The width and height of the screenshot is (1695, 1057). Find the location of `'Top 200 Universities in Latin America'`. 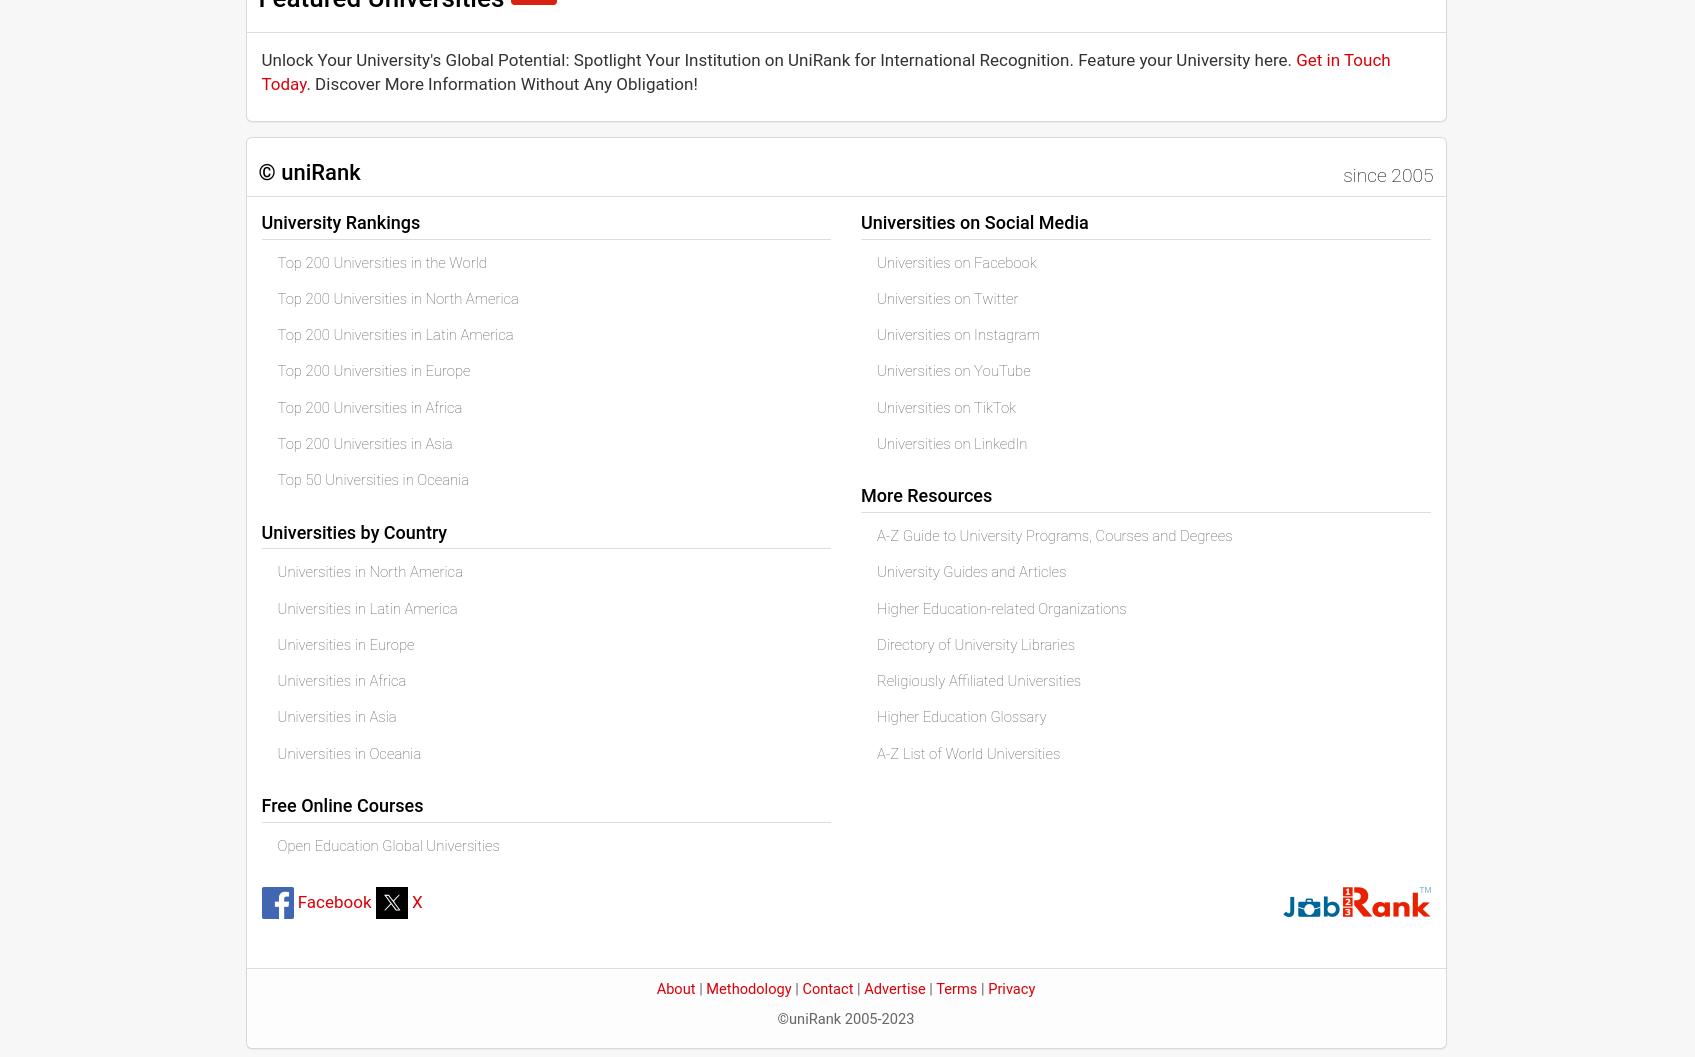

'Top 200 Universities in Latin America' is located at coordinates (394, 334).